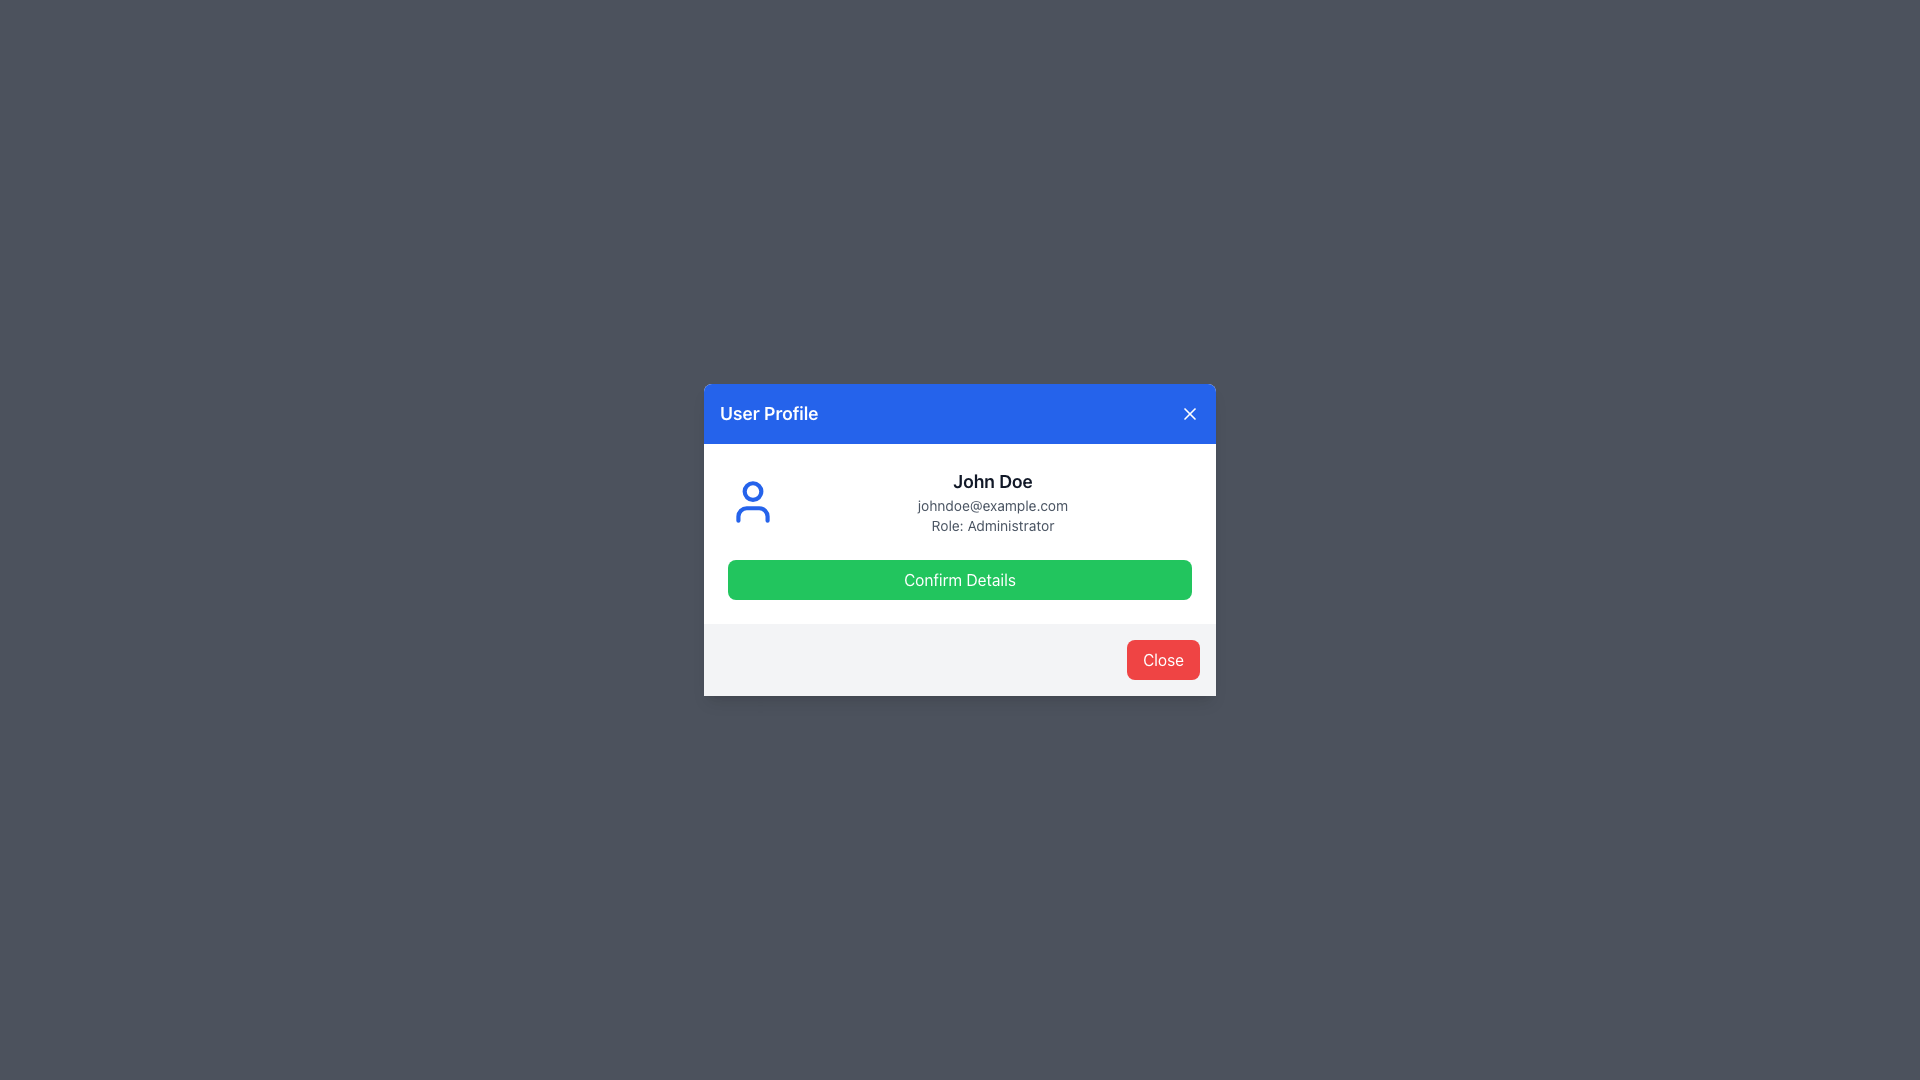 The image size is (1920, 1080). I want to click on the user profile icon located to the left of the textual information for 'John Doe', 'johndoe@example.com', and 'Administrator' in the user profile modal window, so click(752, 500).